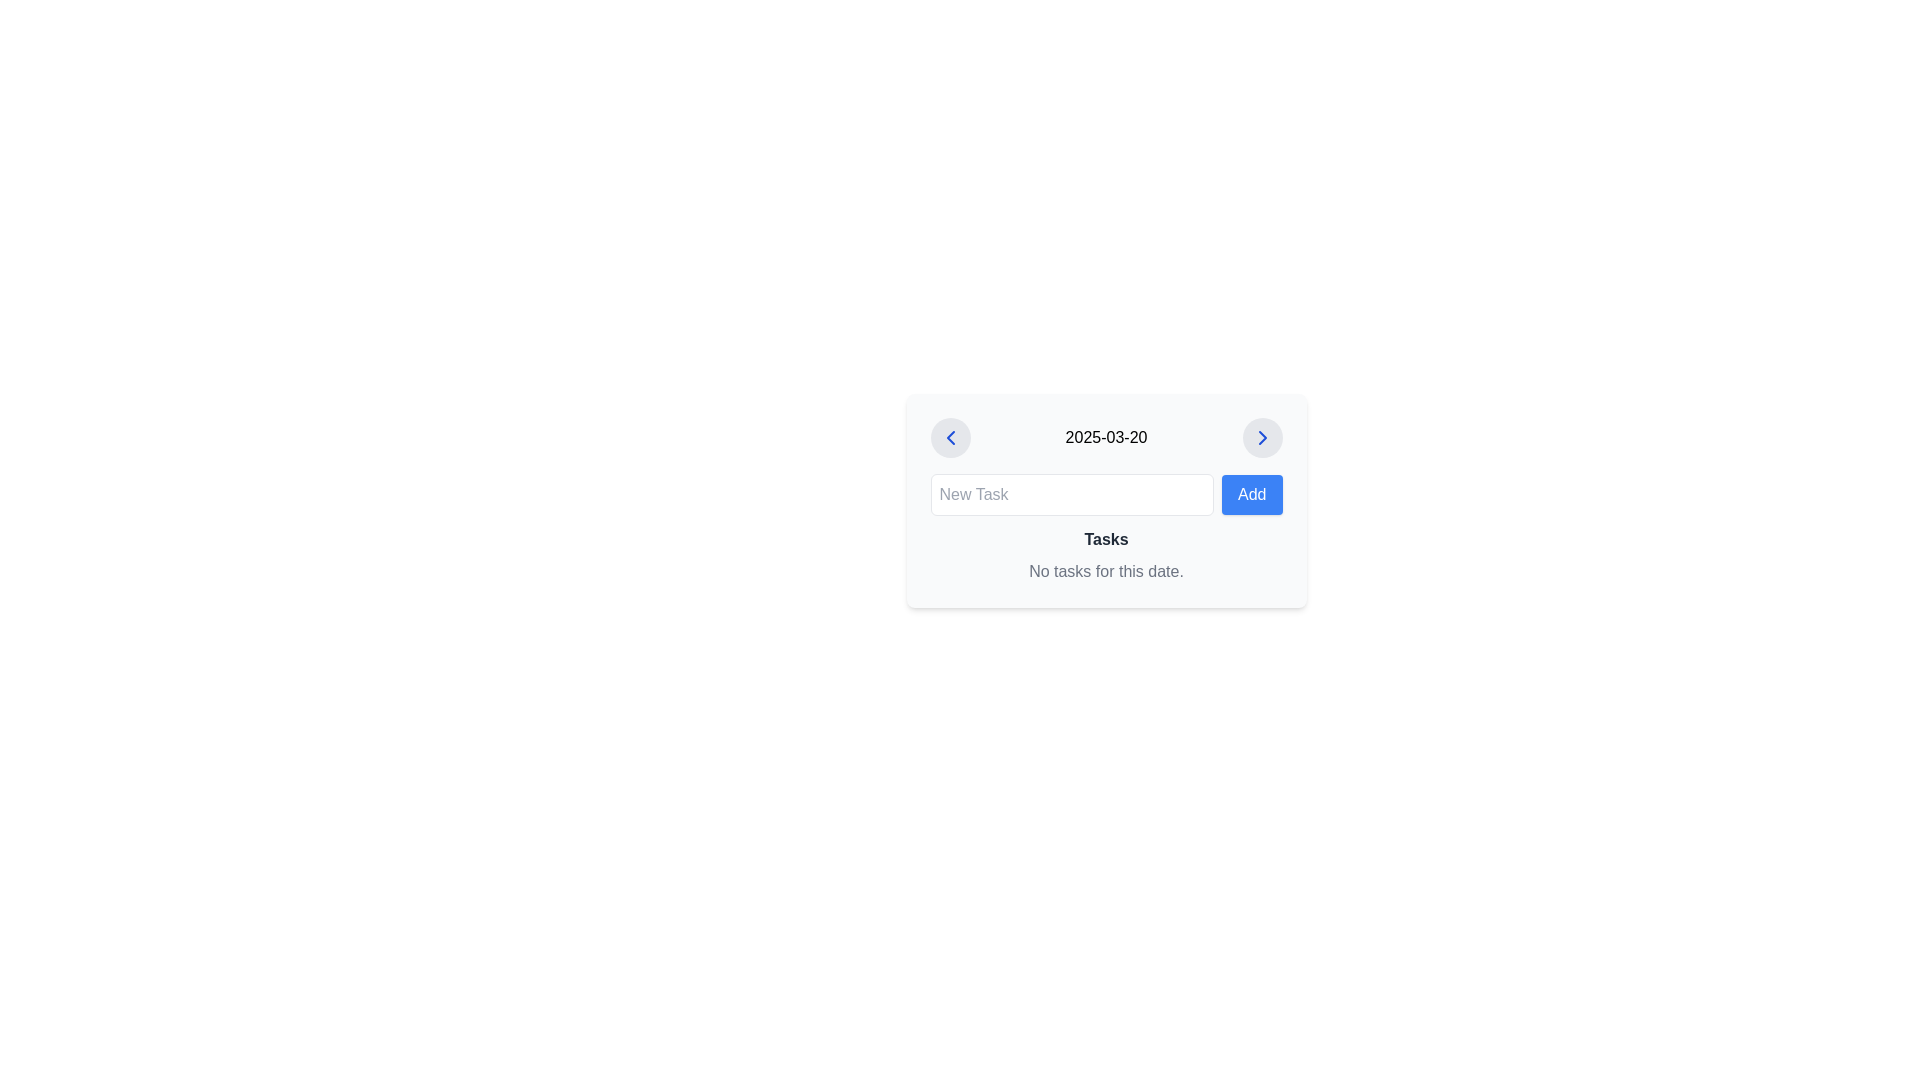 This screenshot has height=1080, width=1920. I want to click on the date Text Label displayed in 'YYYY-MM-DD' format, which is centrally located between two arrow-like navigation icons, so click(1105, 437).